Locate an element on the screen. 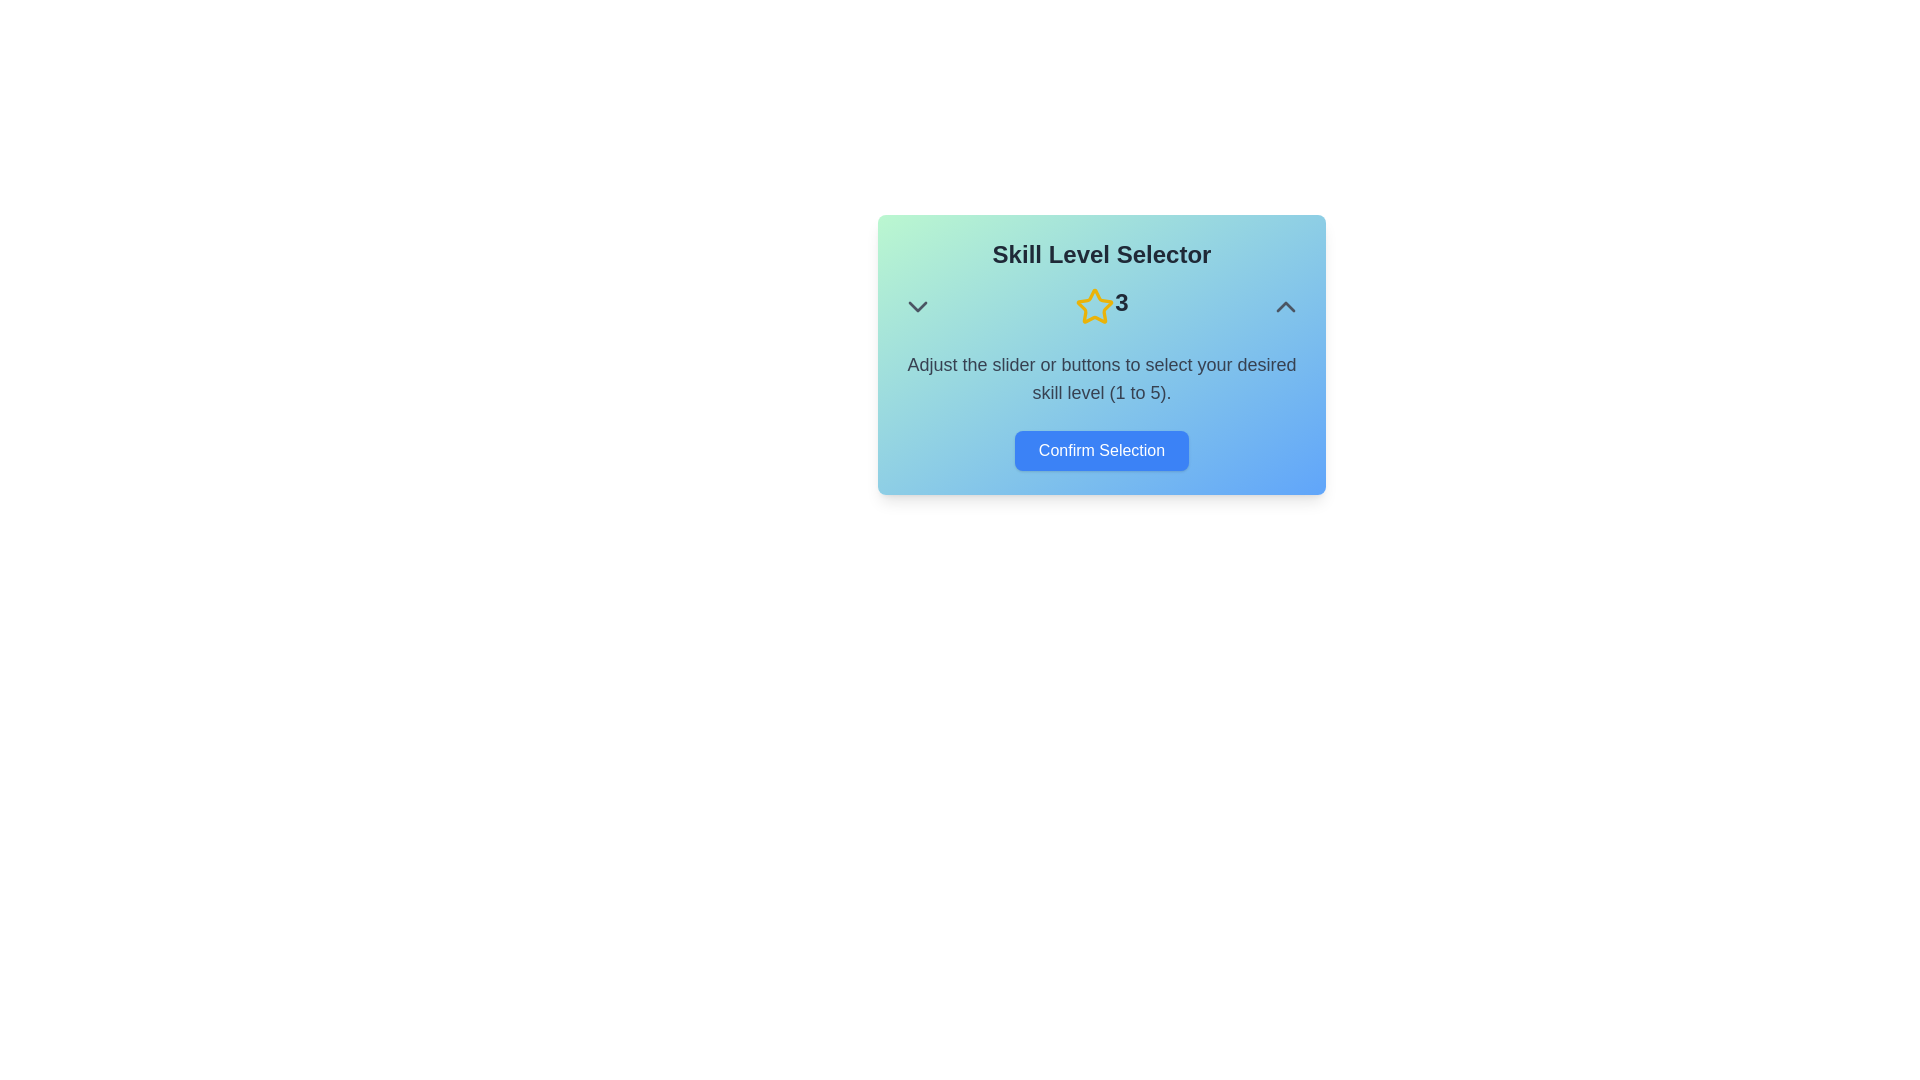 Image resolution: width=1920 pixels, height=1080 pixels. the star icon to set the skill level to 4 is located at coordinates (1140, 307).